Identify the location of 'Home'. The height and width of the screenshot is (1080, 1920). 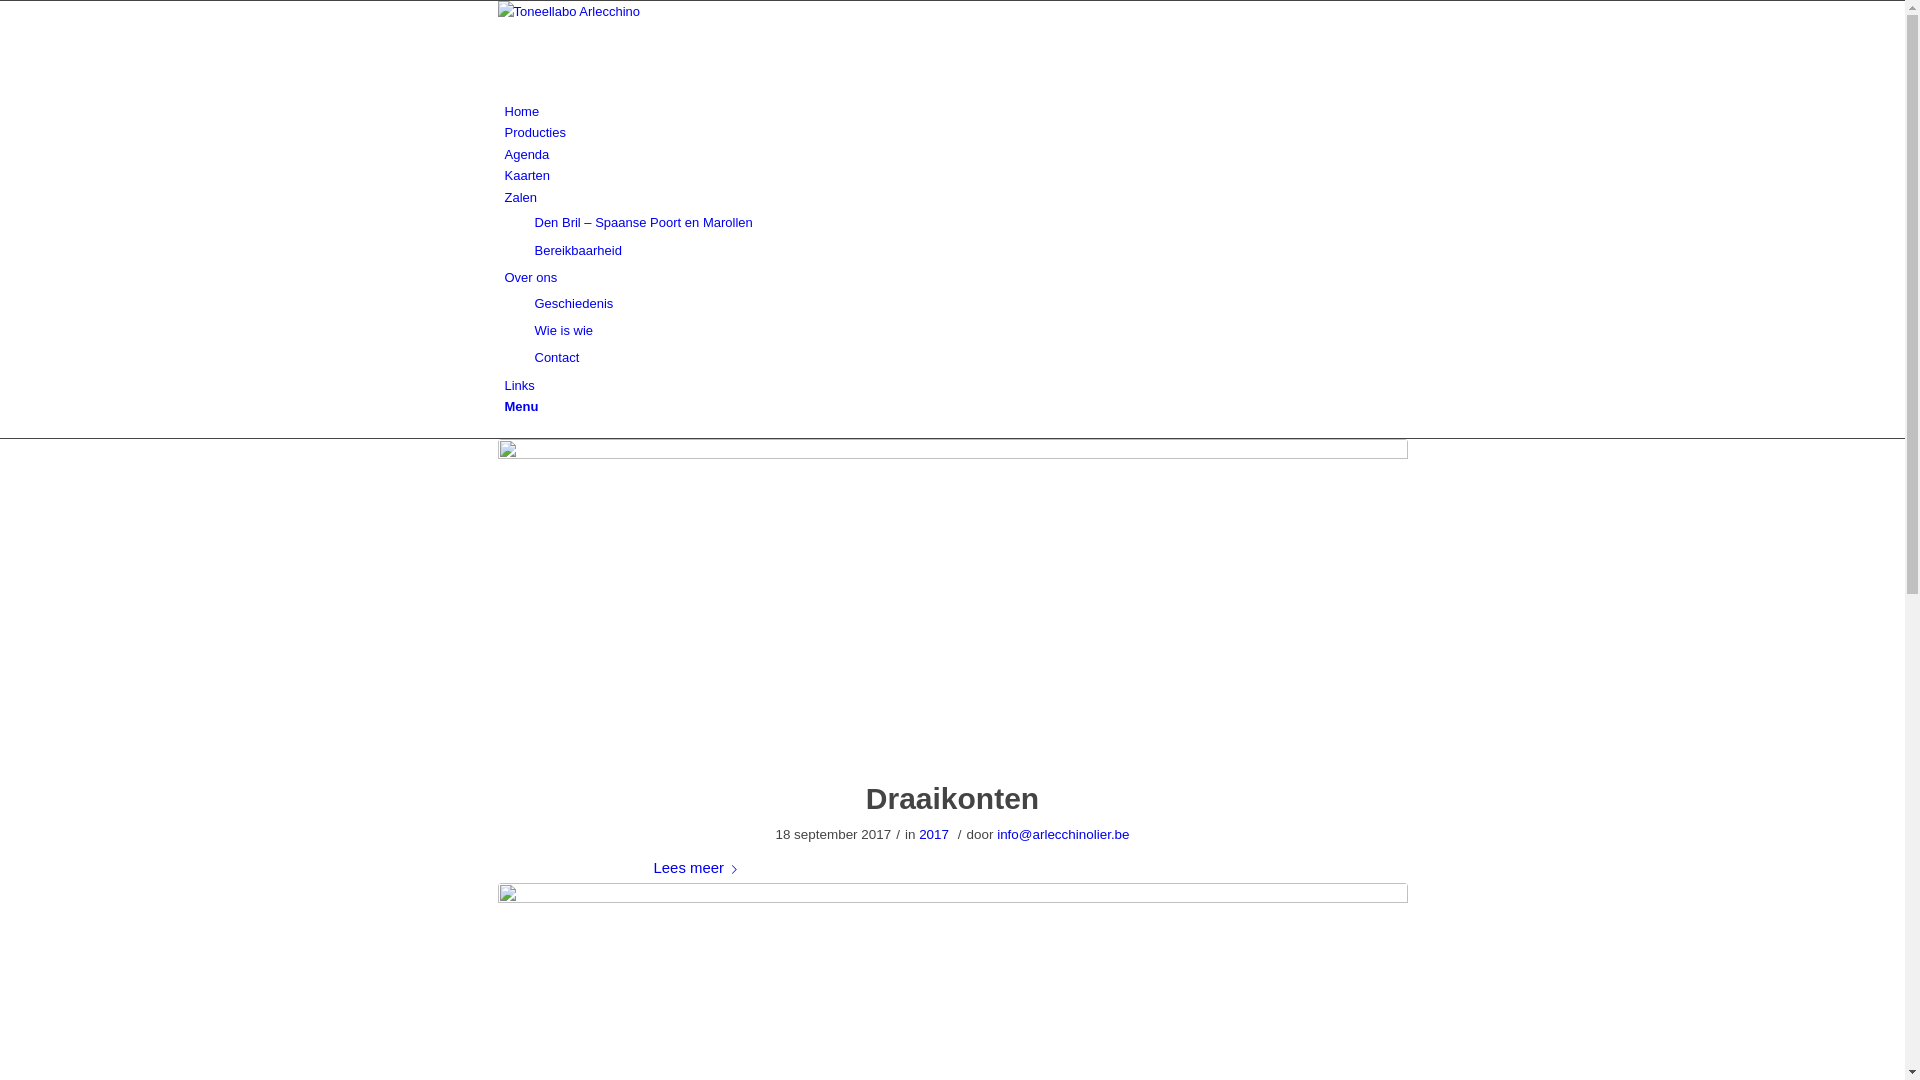
(521, 111).